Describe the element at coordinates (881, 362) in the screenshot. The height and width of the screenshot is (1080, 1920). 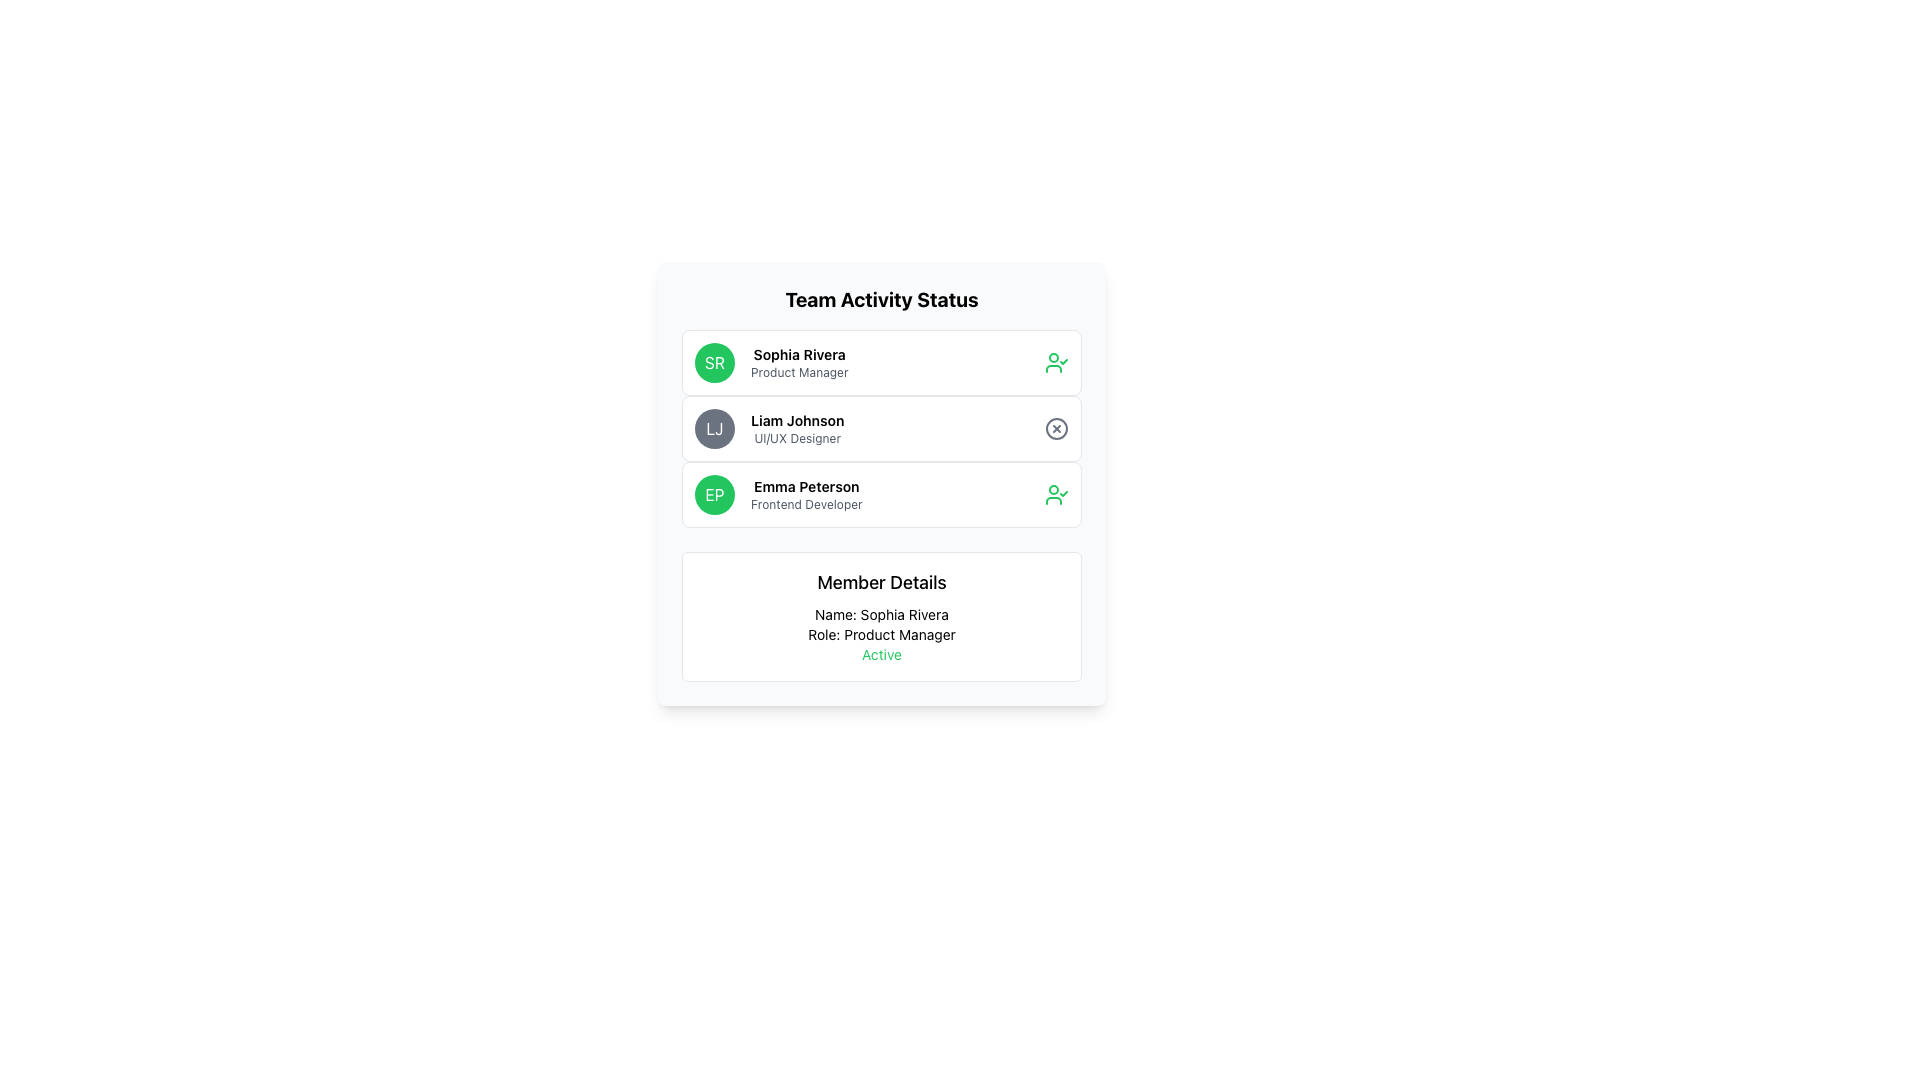
I see `the first card in the team activity dashboard that contains a team member's profile details` at that location.